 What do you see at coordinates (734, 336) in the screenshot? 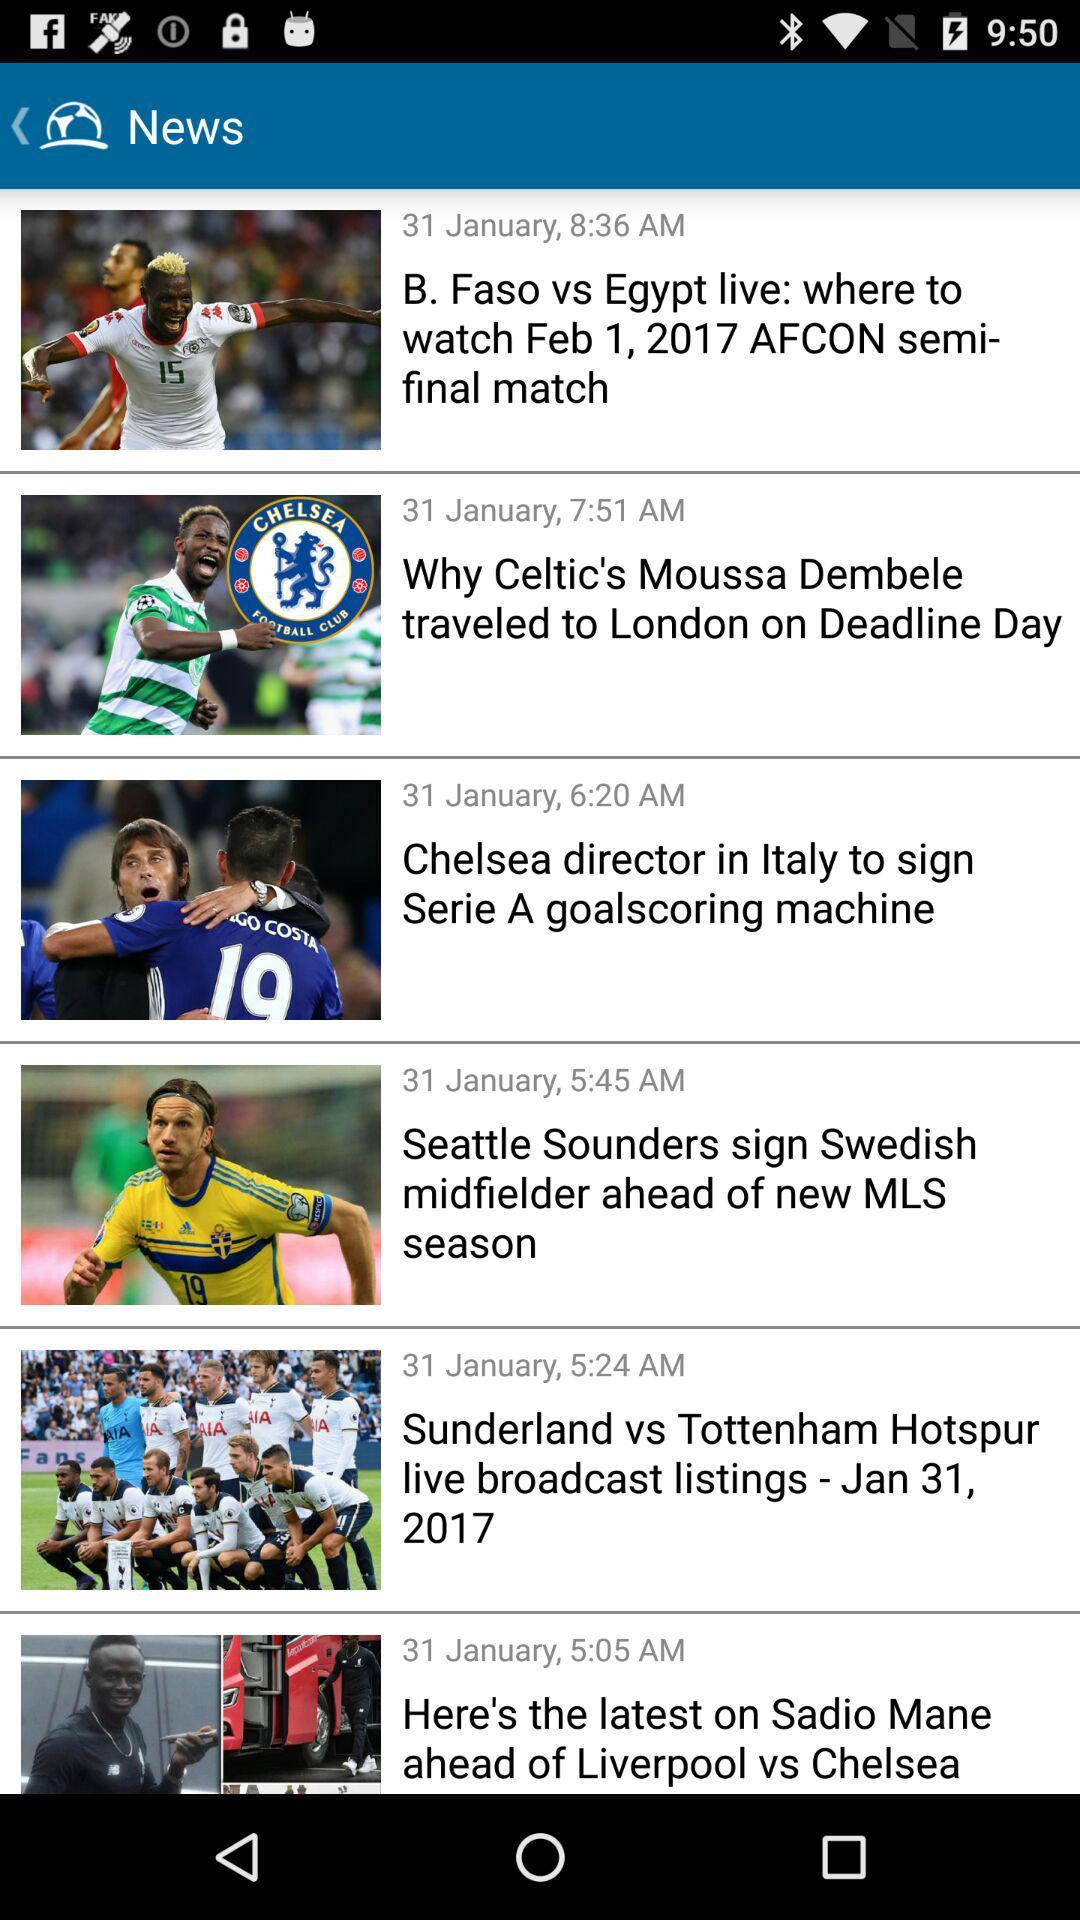
I see `the icon below the 31 january 8 item` at bounding box center [734, 336].